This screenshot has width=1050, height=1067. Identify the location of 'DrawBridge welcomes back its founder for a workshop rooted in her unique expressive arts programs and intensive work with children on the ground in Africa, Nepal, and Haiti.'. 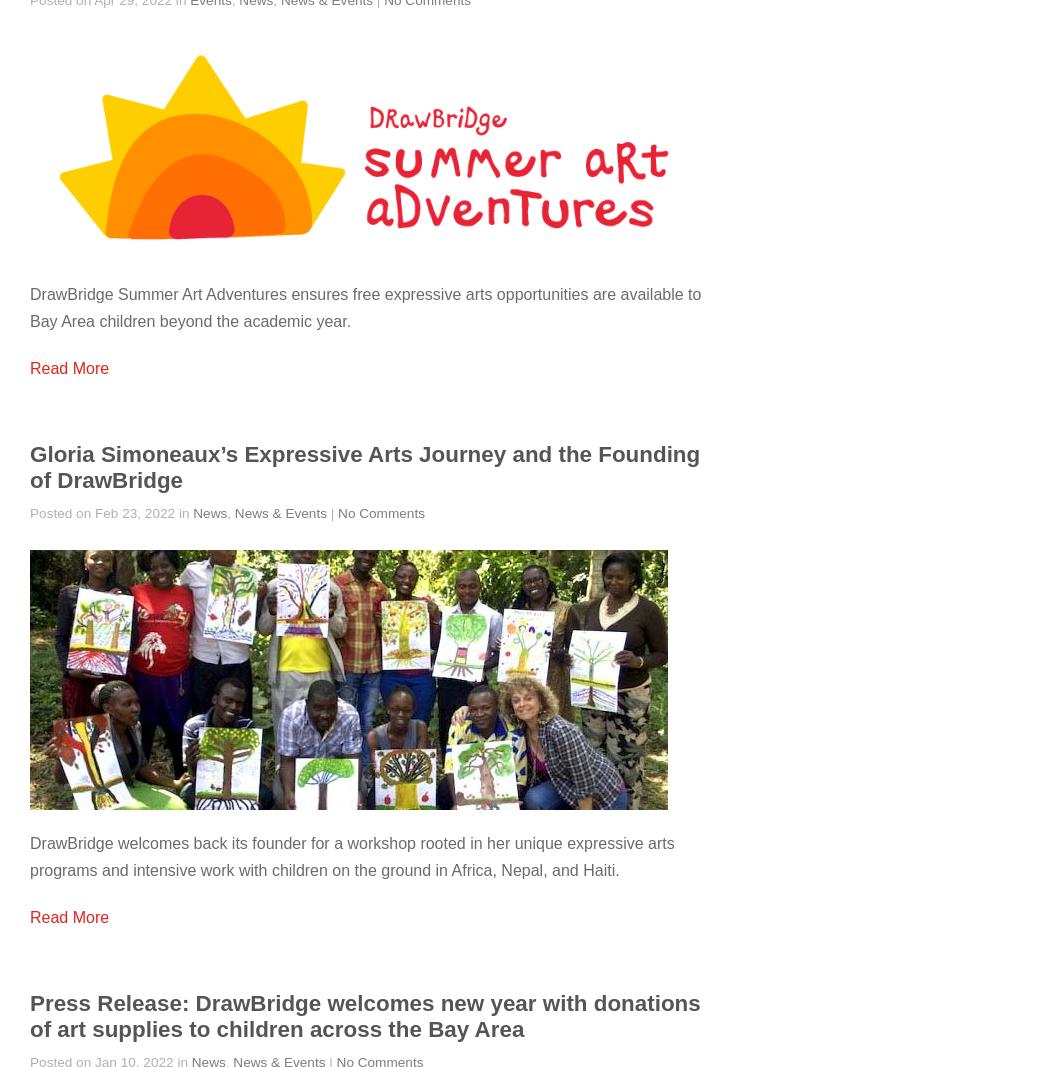
(350, 854).